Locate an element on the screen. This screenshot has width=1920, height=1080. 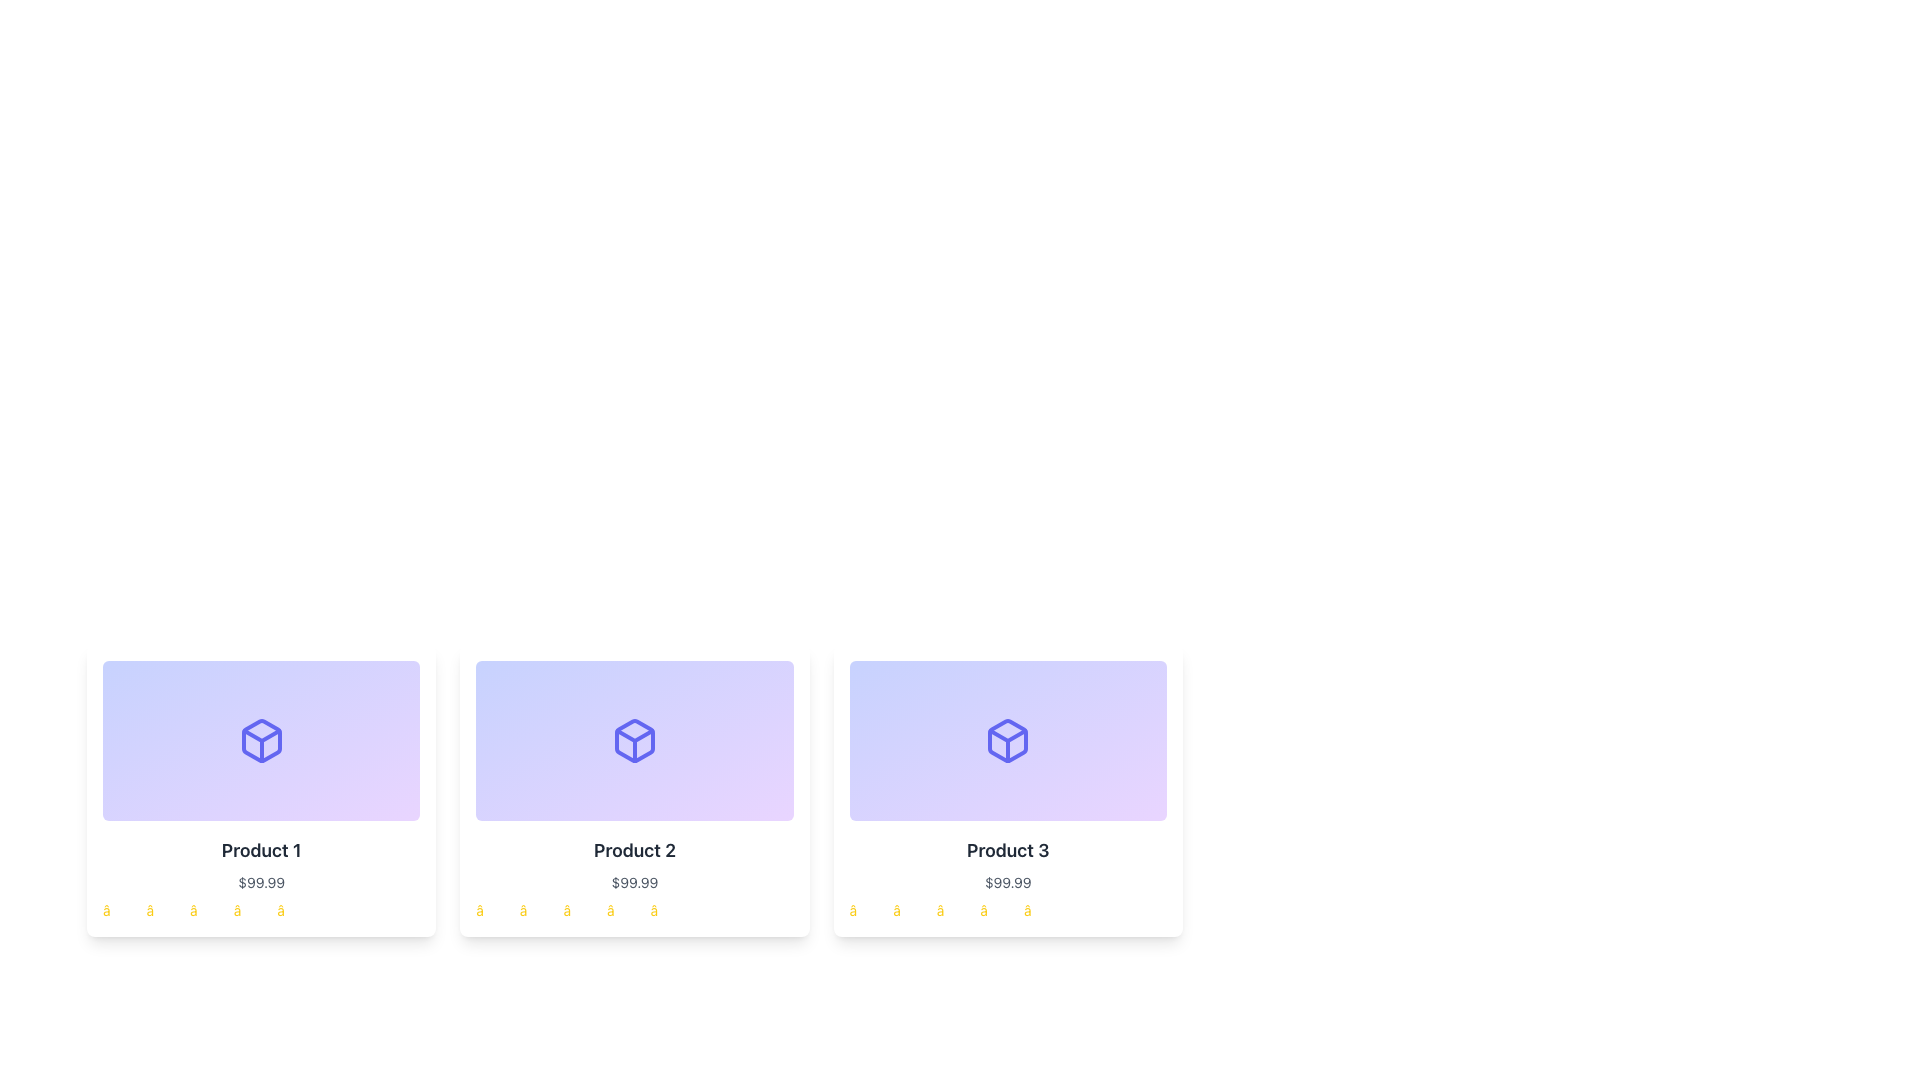
the price text element displayed under the product name and above the rating stars in the first product card is located at coordinates (260, 882).